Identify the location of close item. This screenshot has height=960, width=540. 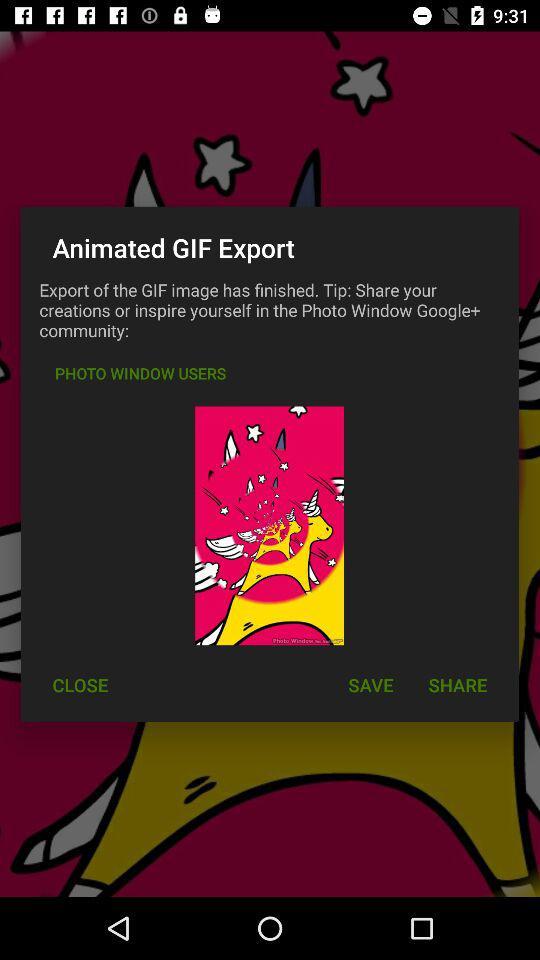
(79, 685).